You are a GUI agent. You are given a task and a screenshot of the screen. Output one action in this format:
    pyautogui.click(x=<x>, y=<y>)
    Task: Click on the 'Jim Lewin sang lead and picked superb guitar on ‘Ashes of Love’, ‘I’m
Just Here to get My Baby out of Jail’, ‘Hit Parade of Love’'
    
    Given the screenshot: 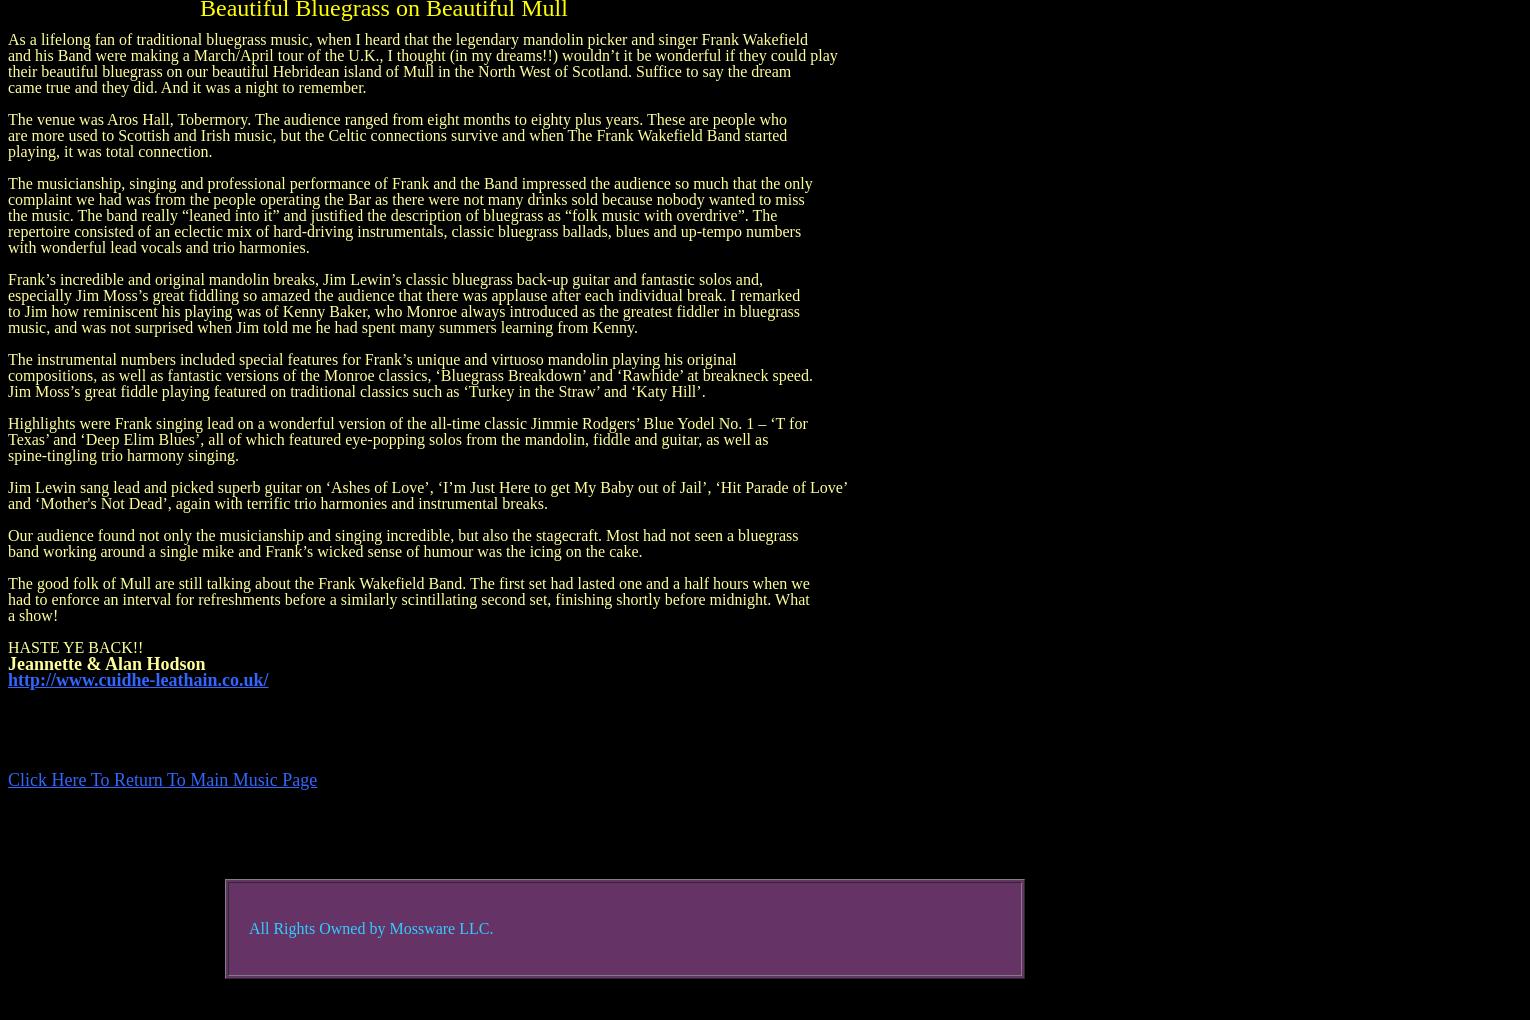 What is the action you would take?
    pyautogui.click(x=7, y=487)
    